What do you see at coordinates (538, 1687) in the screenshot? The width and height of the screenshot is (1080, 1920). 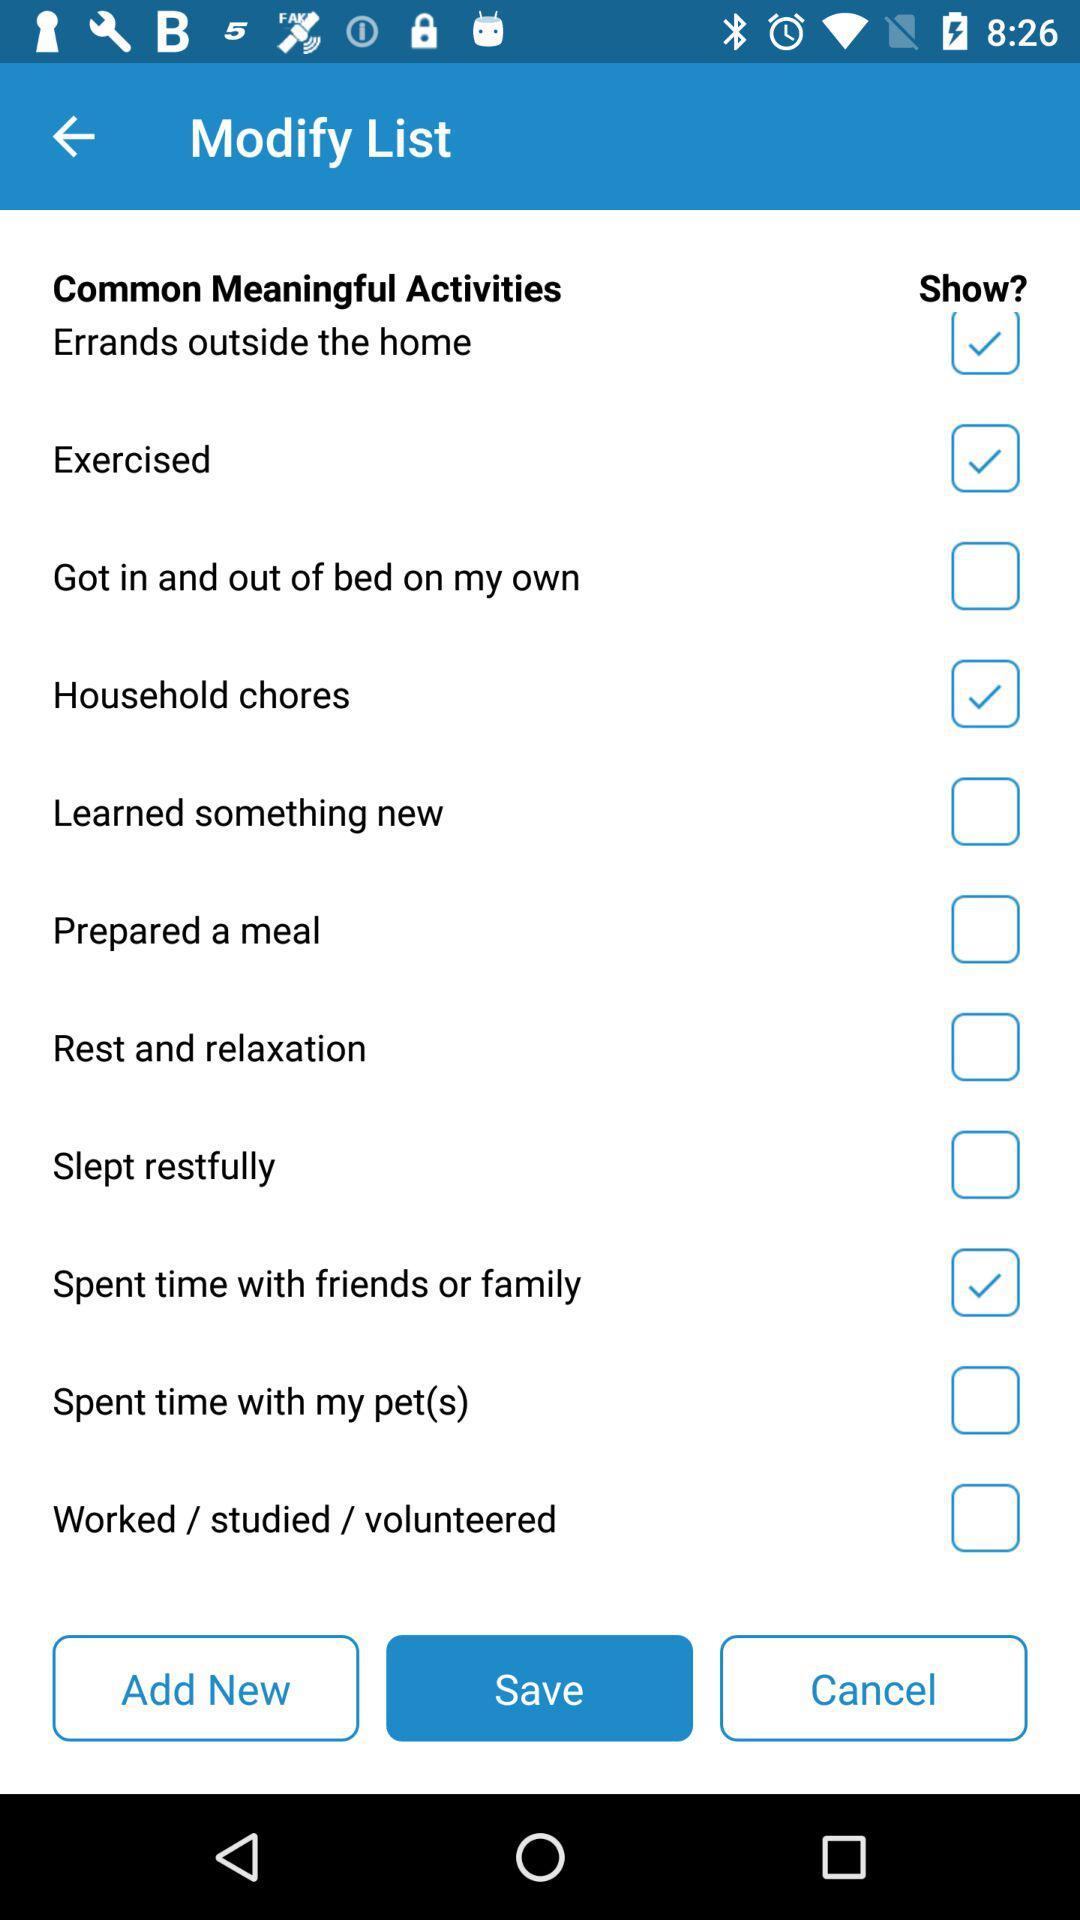 I see `save item` at bounding box center [538, 1687].